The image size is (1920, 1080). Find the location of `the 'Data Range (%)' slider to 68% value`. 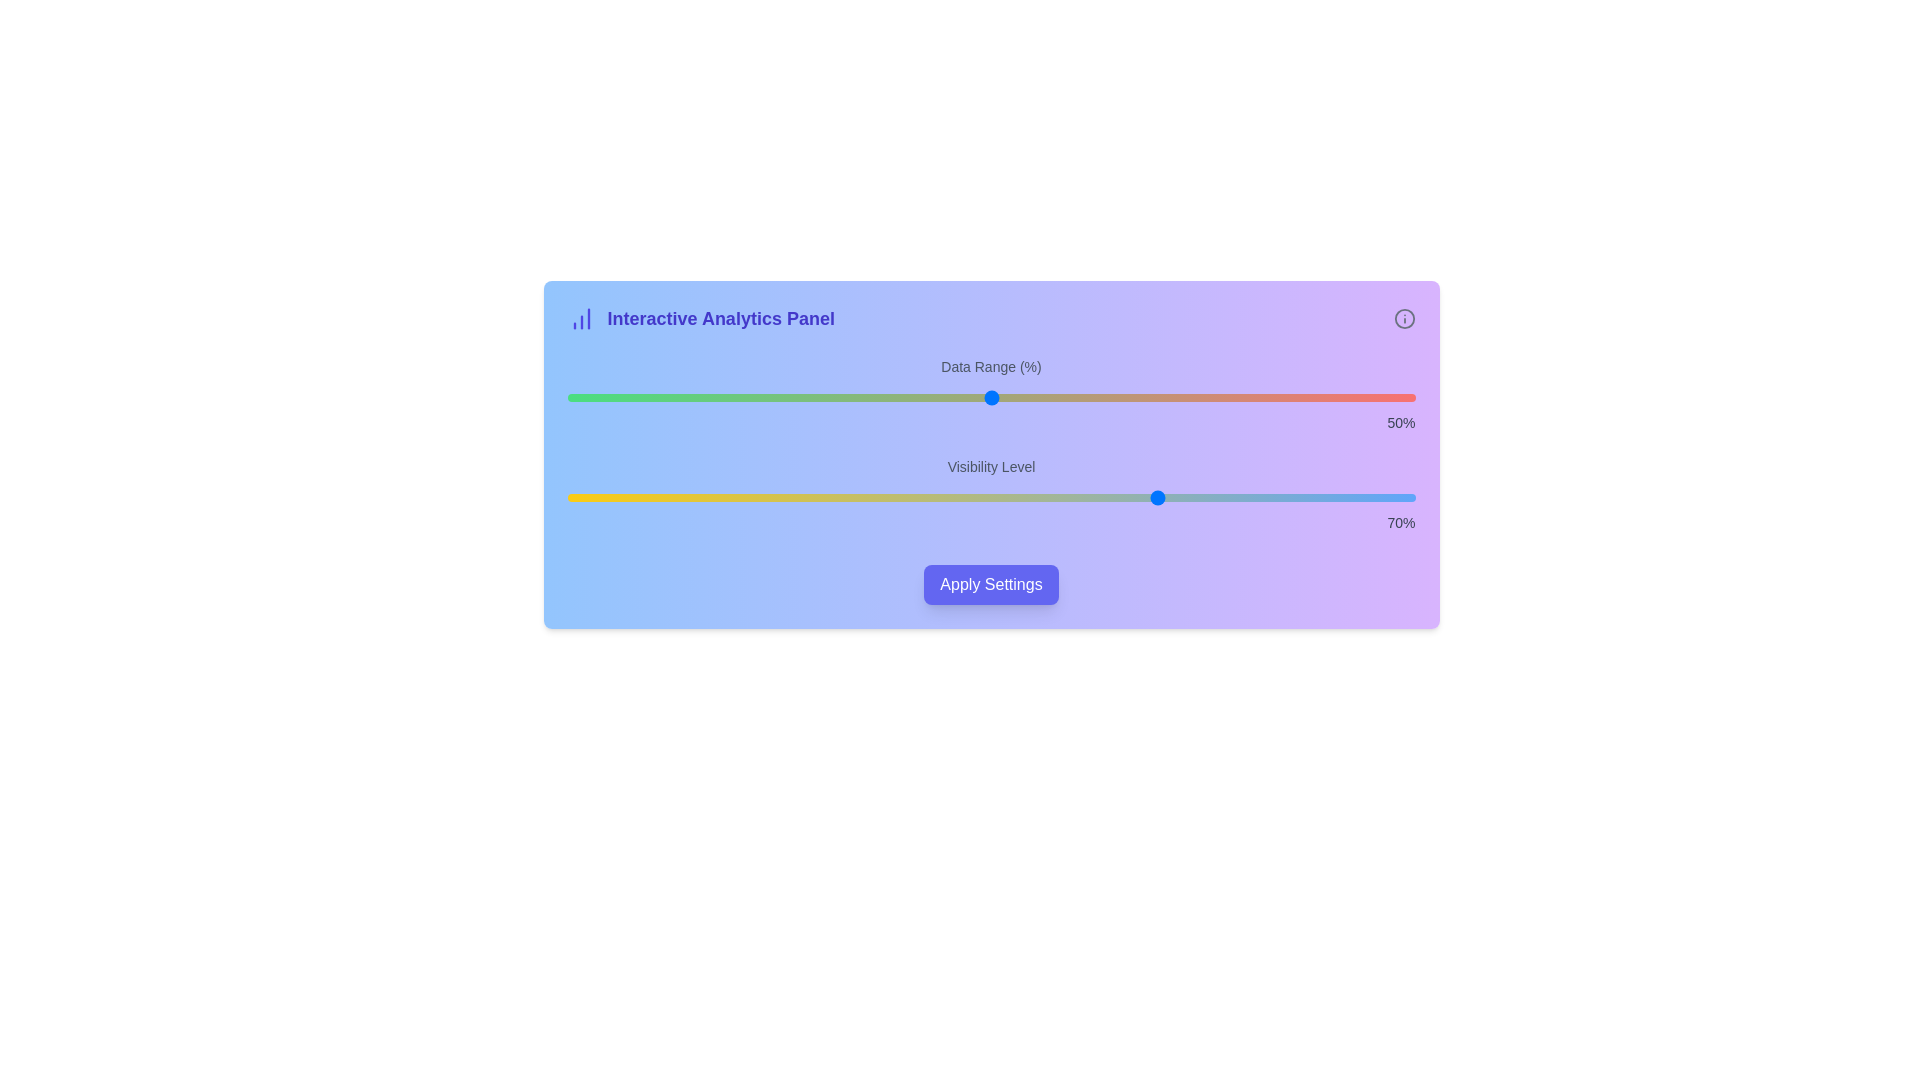

the 'Data Range (%)' slider to 68% value is located at coordinates (1144, 397).